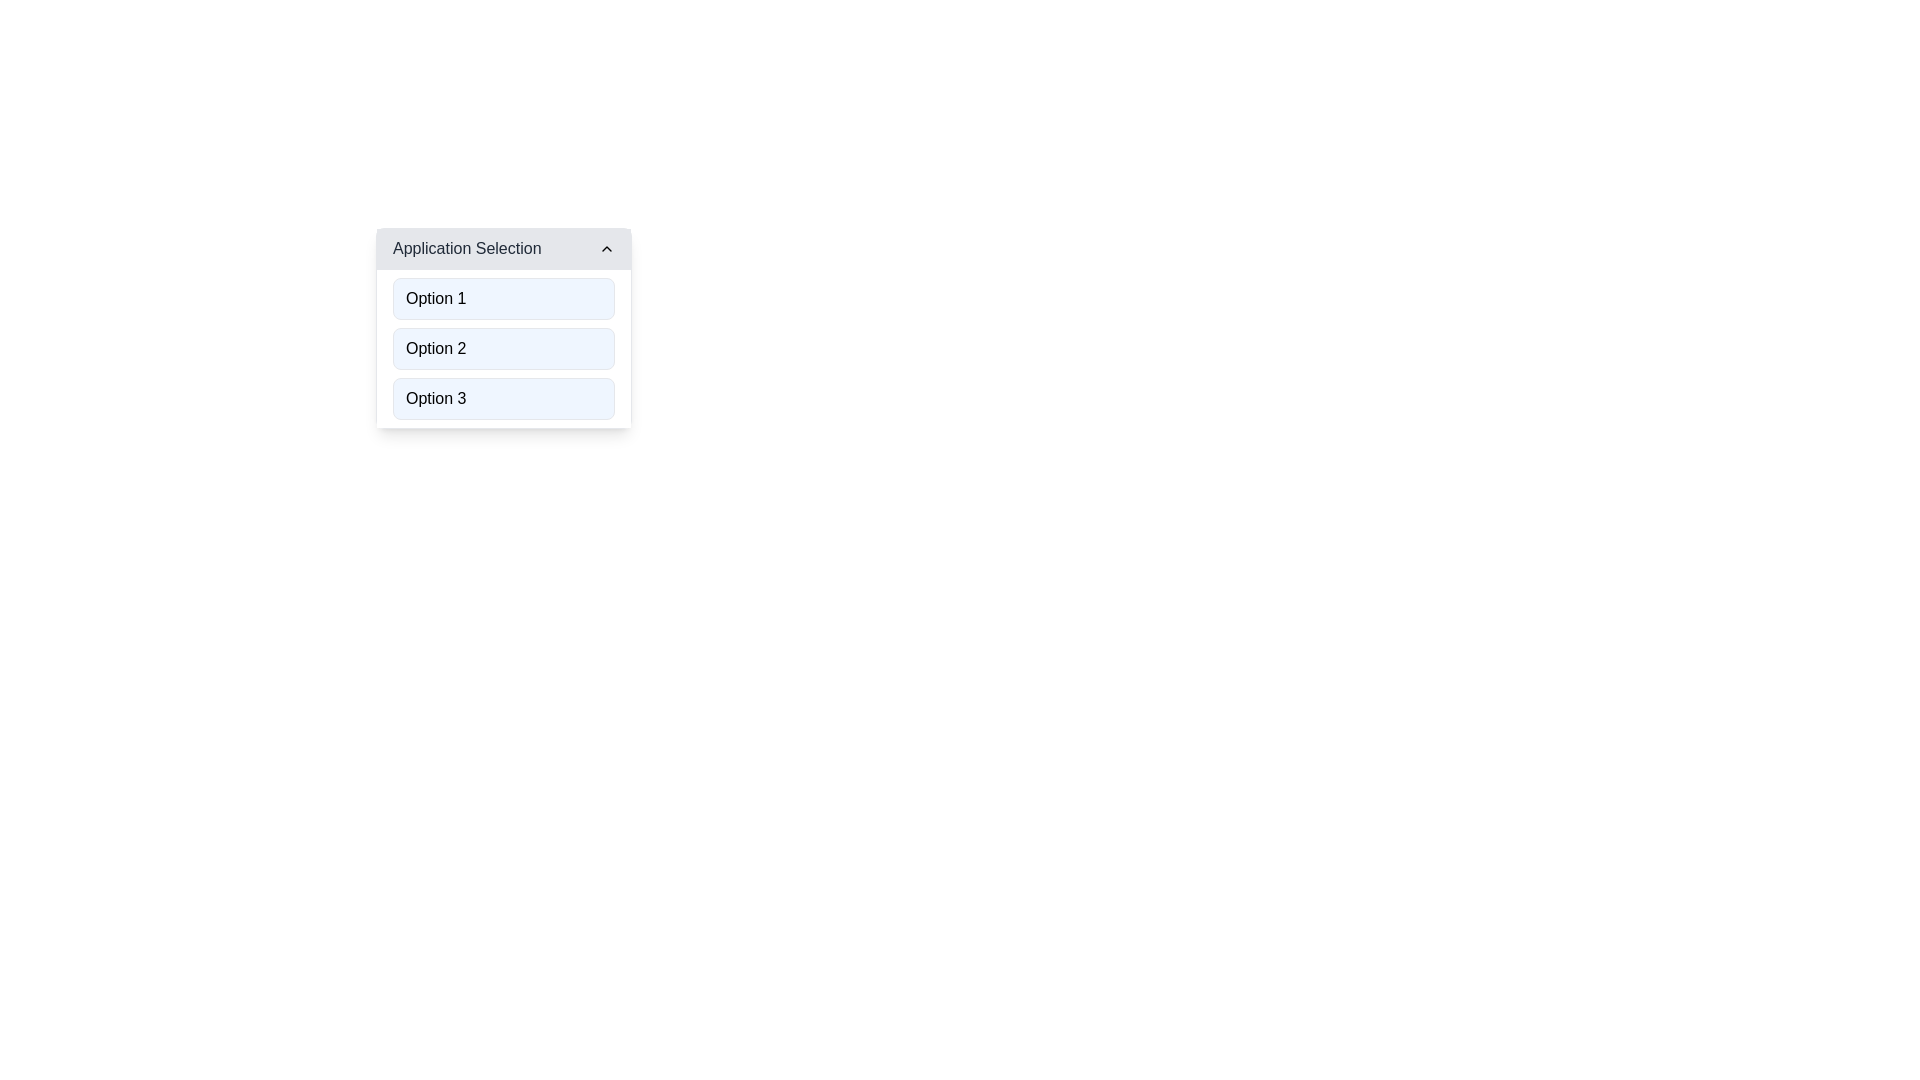  Describe the element at coordinates (504, 327) in the screenshot. I see `the second option in the dropdown menu which allows users to select 'Option 2'` at that location.